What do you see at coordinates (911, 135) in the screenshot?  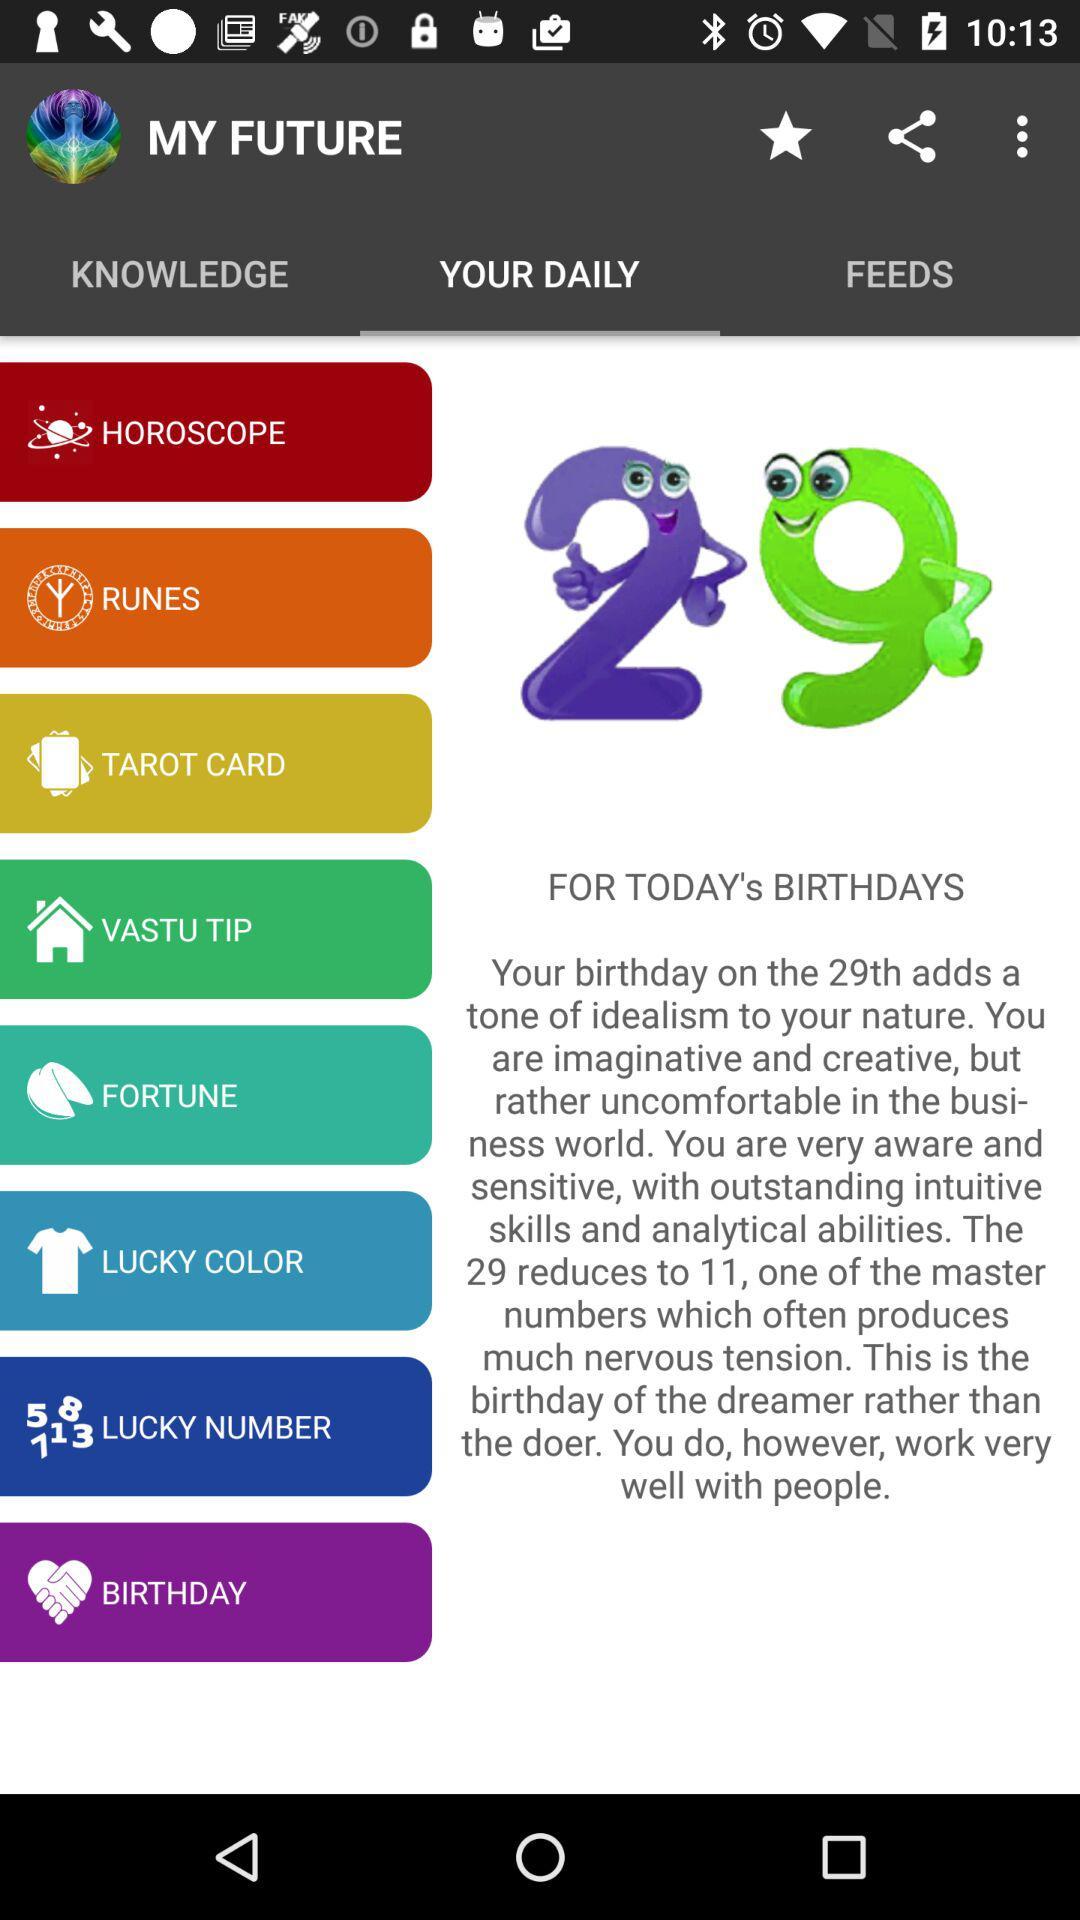 I see `share to` at bounding box center [911, 135].